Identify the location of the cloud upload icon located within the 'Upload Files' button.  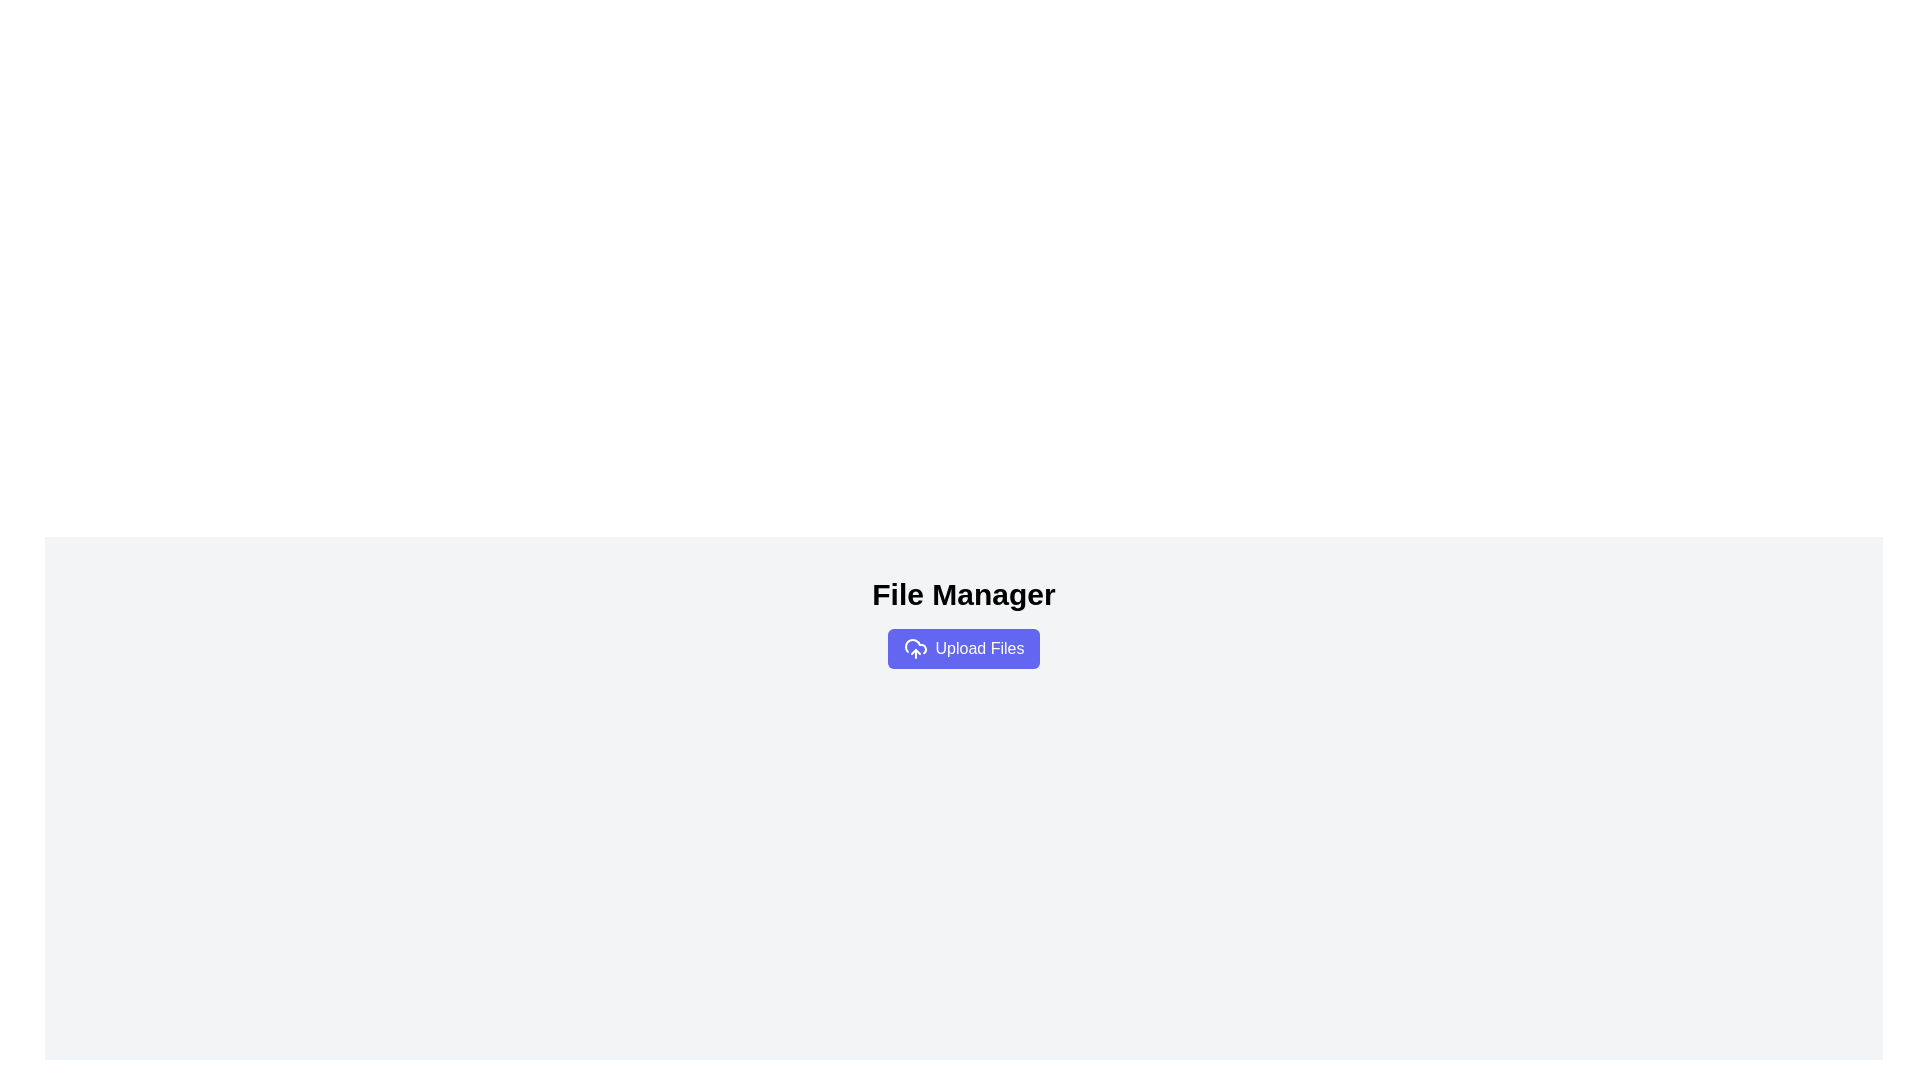
(914, 648).